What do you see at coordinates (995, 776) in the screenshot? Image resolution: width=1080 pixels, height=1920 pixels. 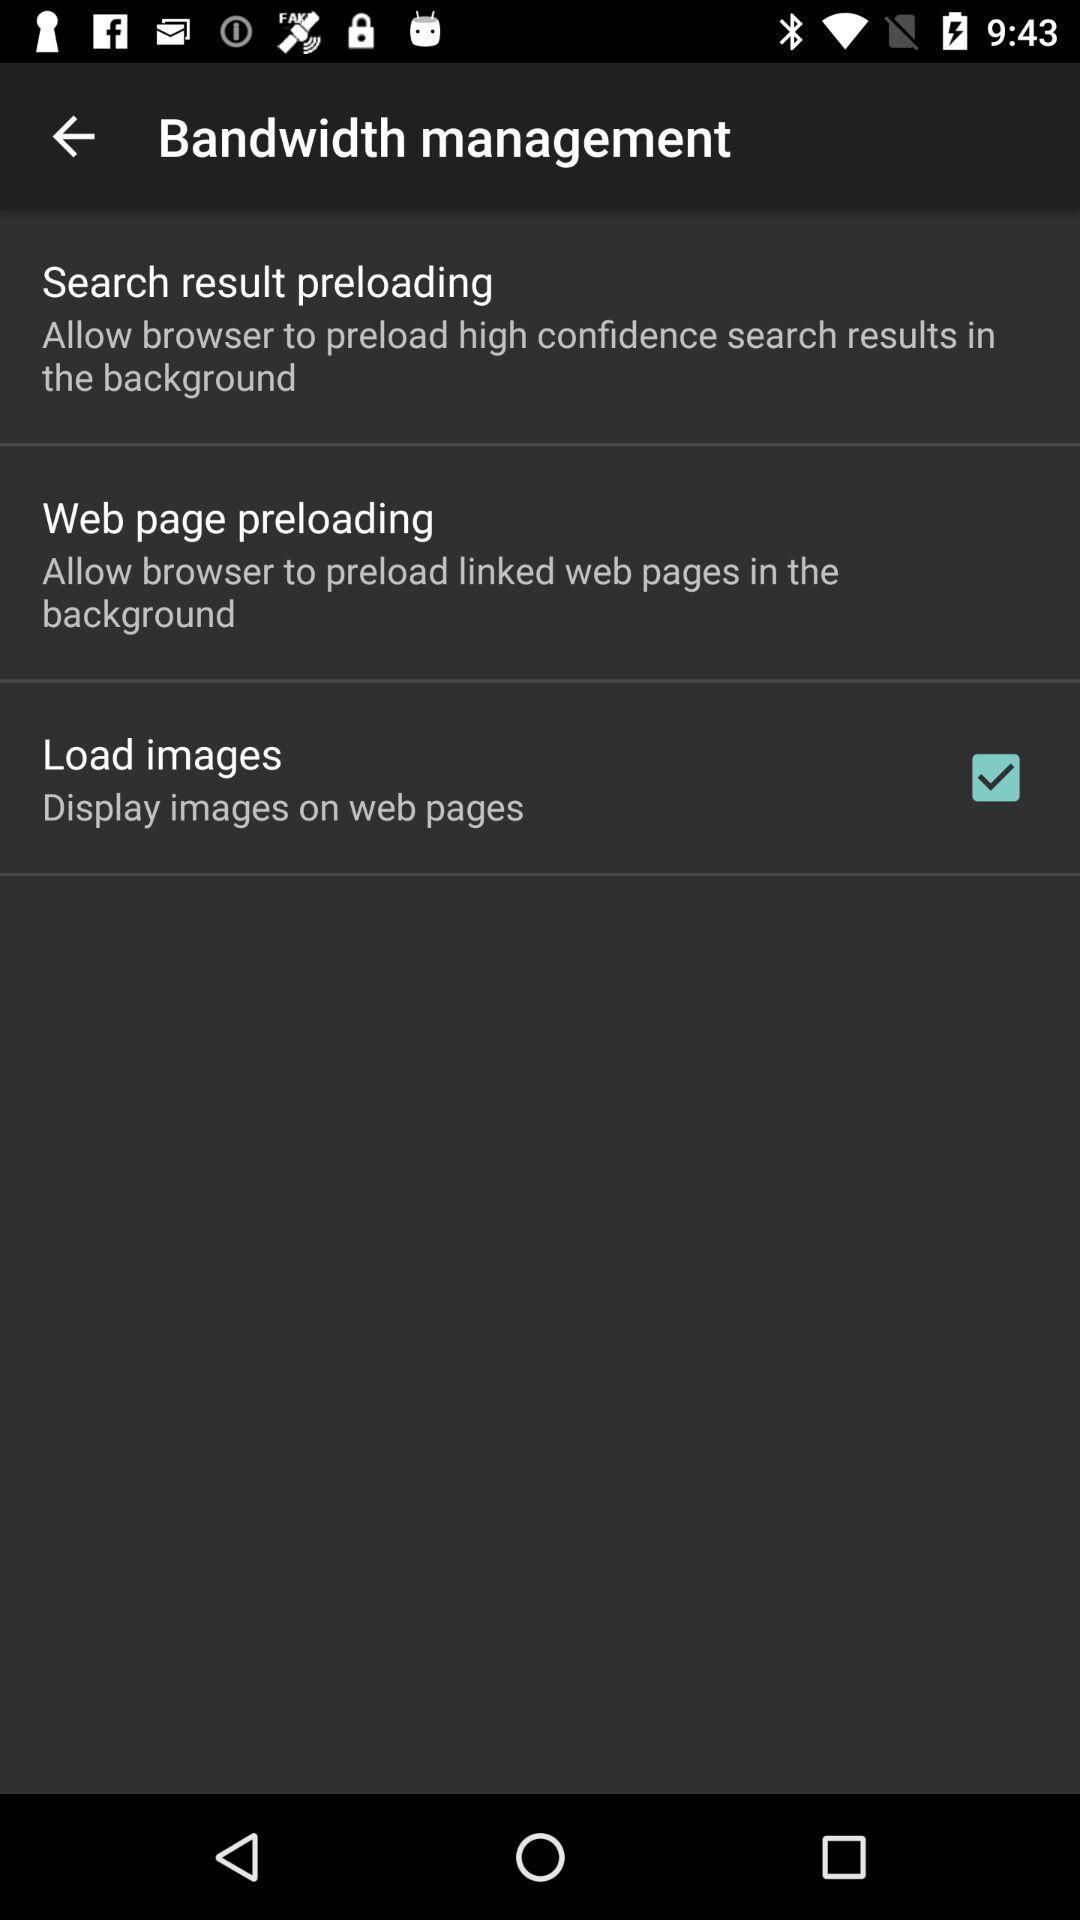 I see `the icon next to the display images on` at bounding box center [995, 776].